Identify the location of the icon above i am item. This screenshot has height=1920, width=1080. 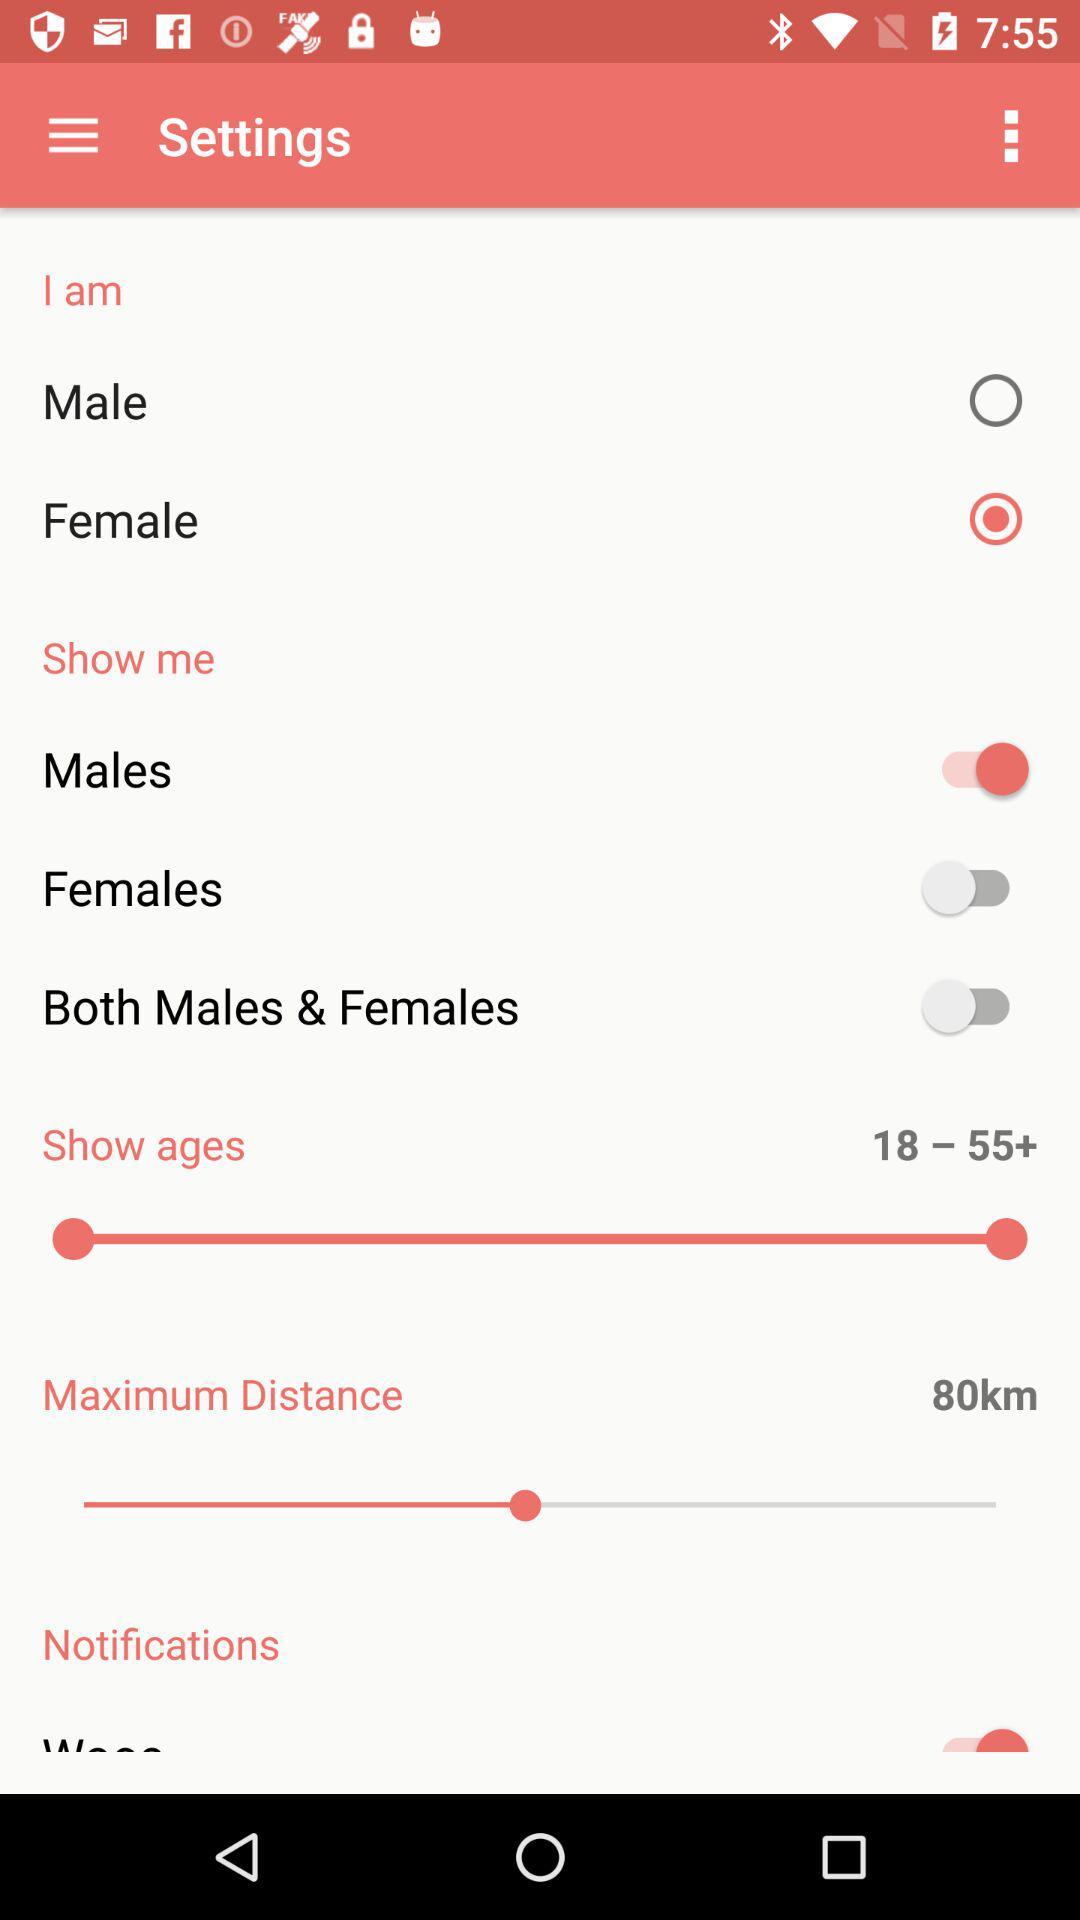
(1011, 134).